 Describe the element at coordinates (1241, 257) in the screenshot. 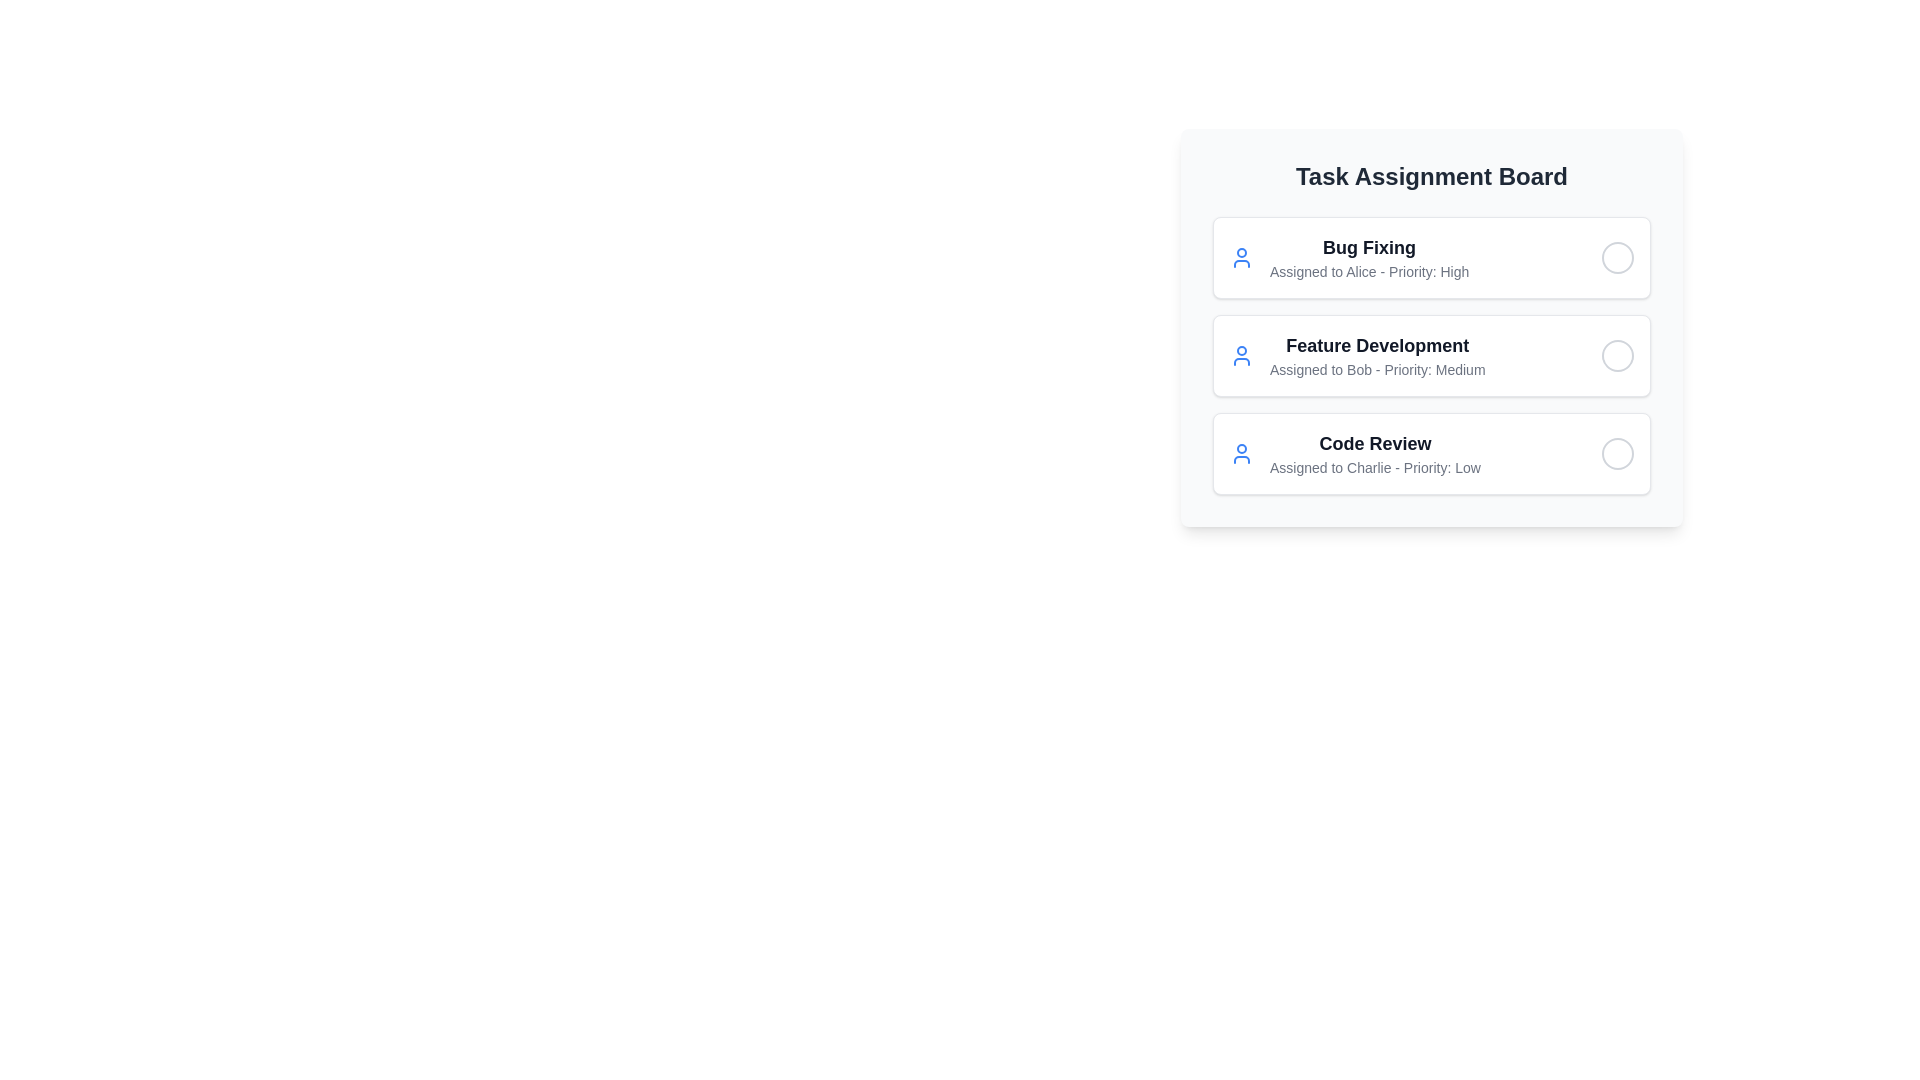

I see `the user icon representing the assignee for the task 'Bug Fixing', located at the top-left corner of the first task card` at that location.